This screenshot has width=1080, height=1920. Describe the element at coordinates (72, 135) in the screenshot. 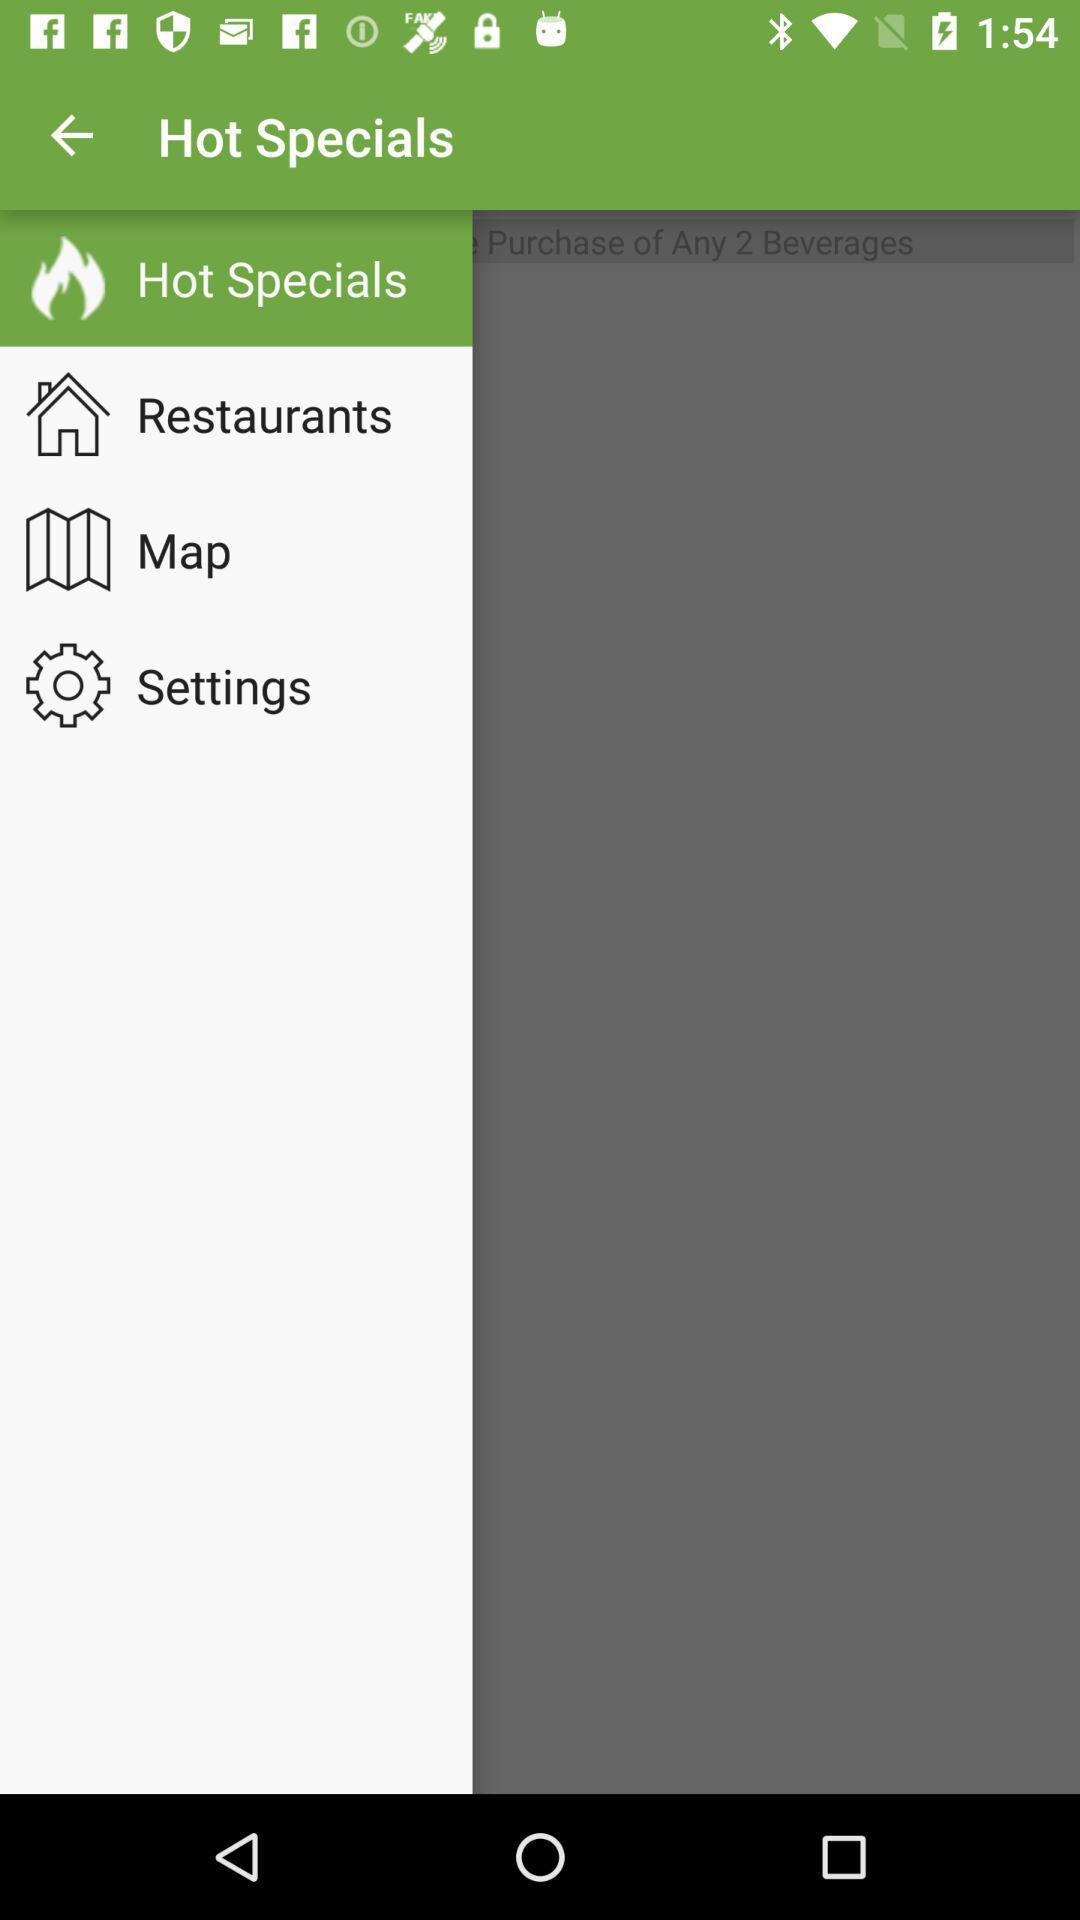

I see `app to the left of hot specials app` at that location.